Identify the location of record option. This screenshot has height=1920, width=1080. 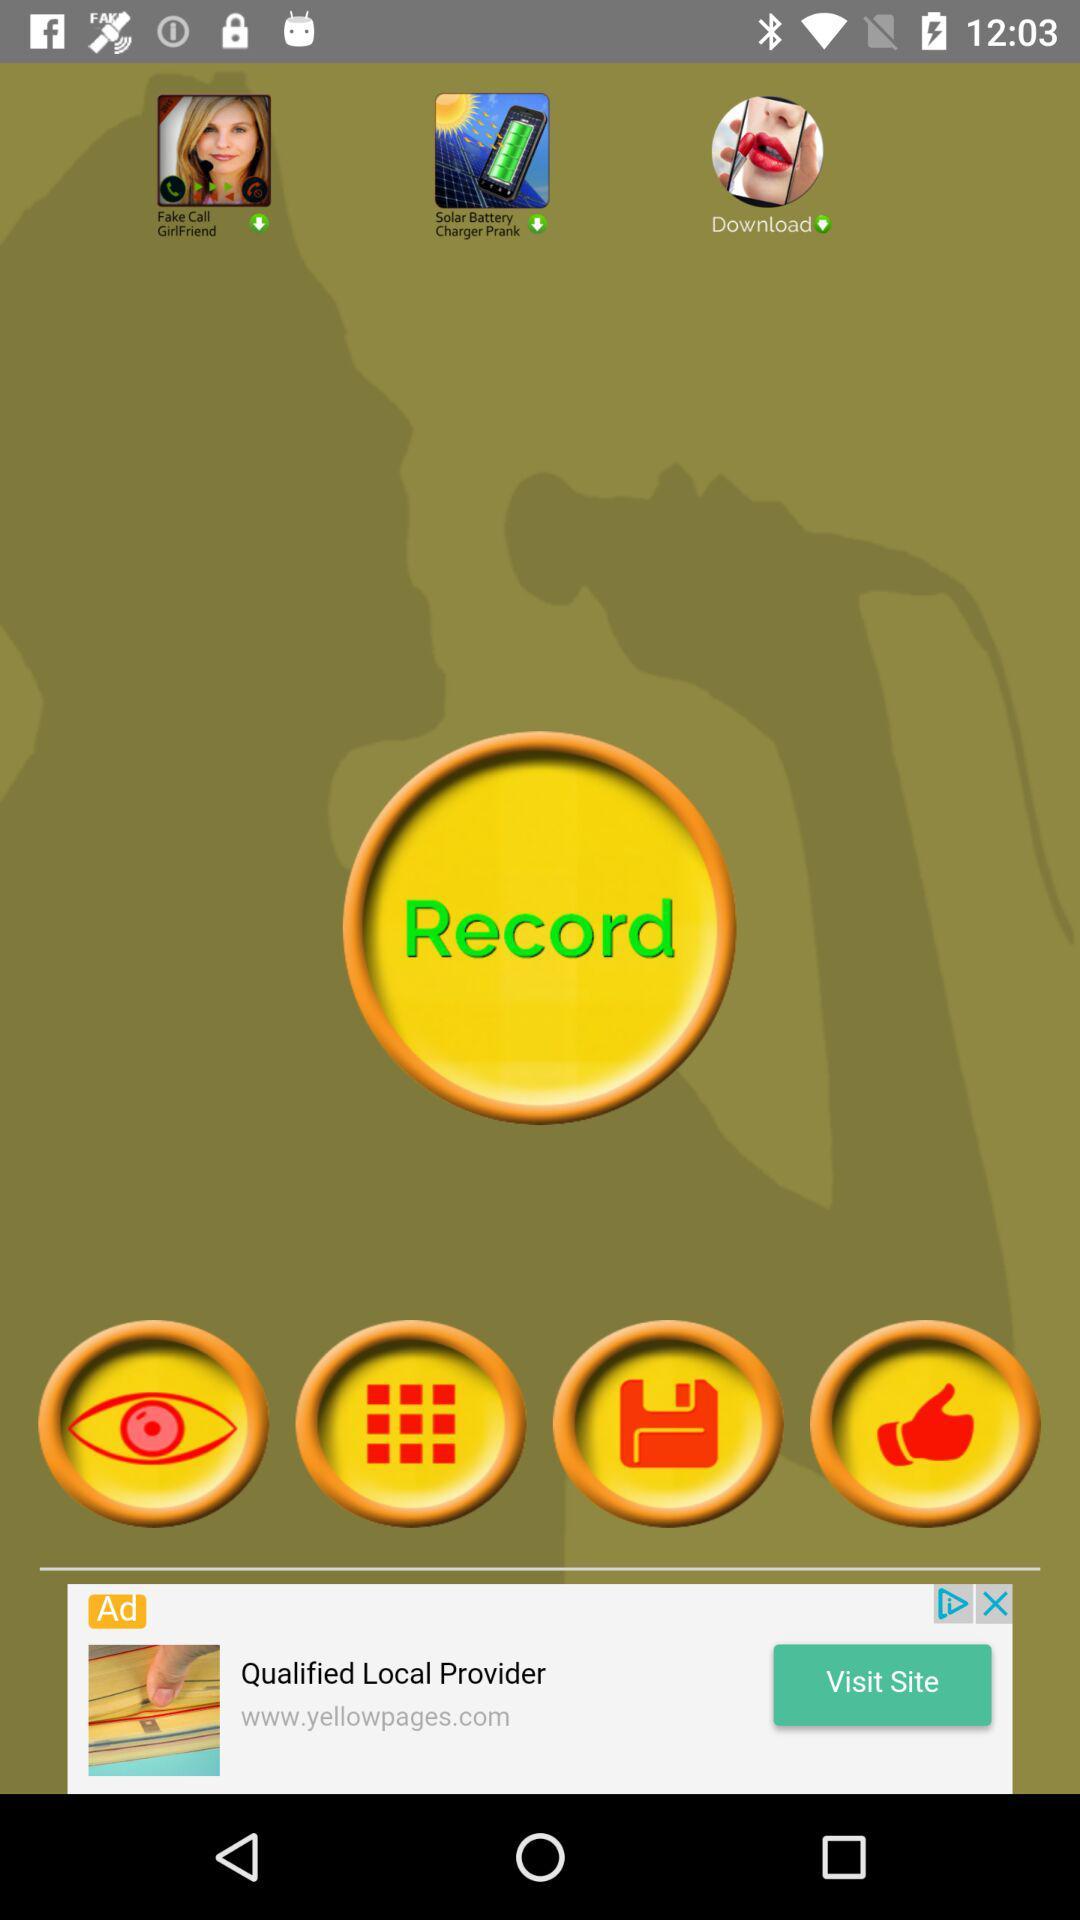
(538, 927).